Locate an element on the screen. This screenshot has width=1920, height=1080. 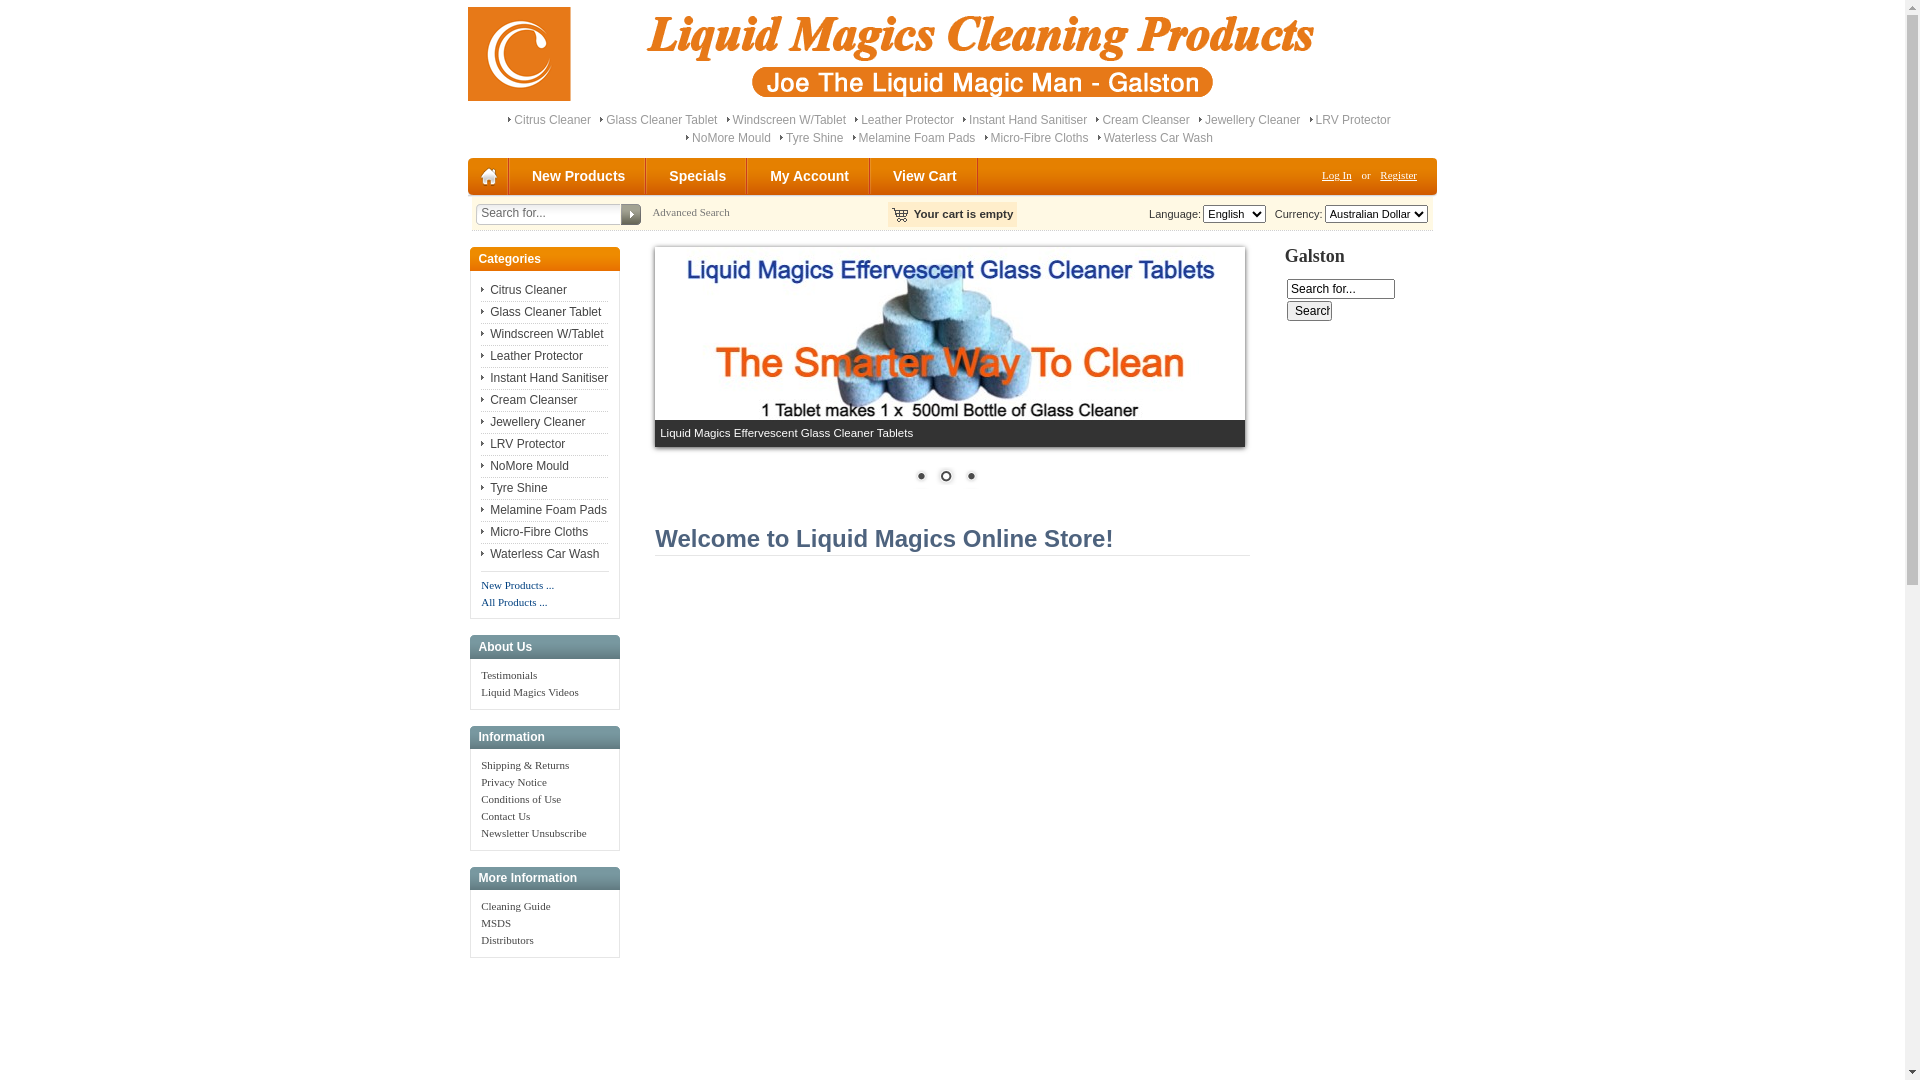
'New Products' is located at coordinates (578, 175).